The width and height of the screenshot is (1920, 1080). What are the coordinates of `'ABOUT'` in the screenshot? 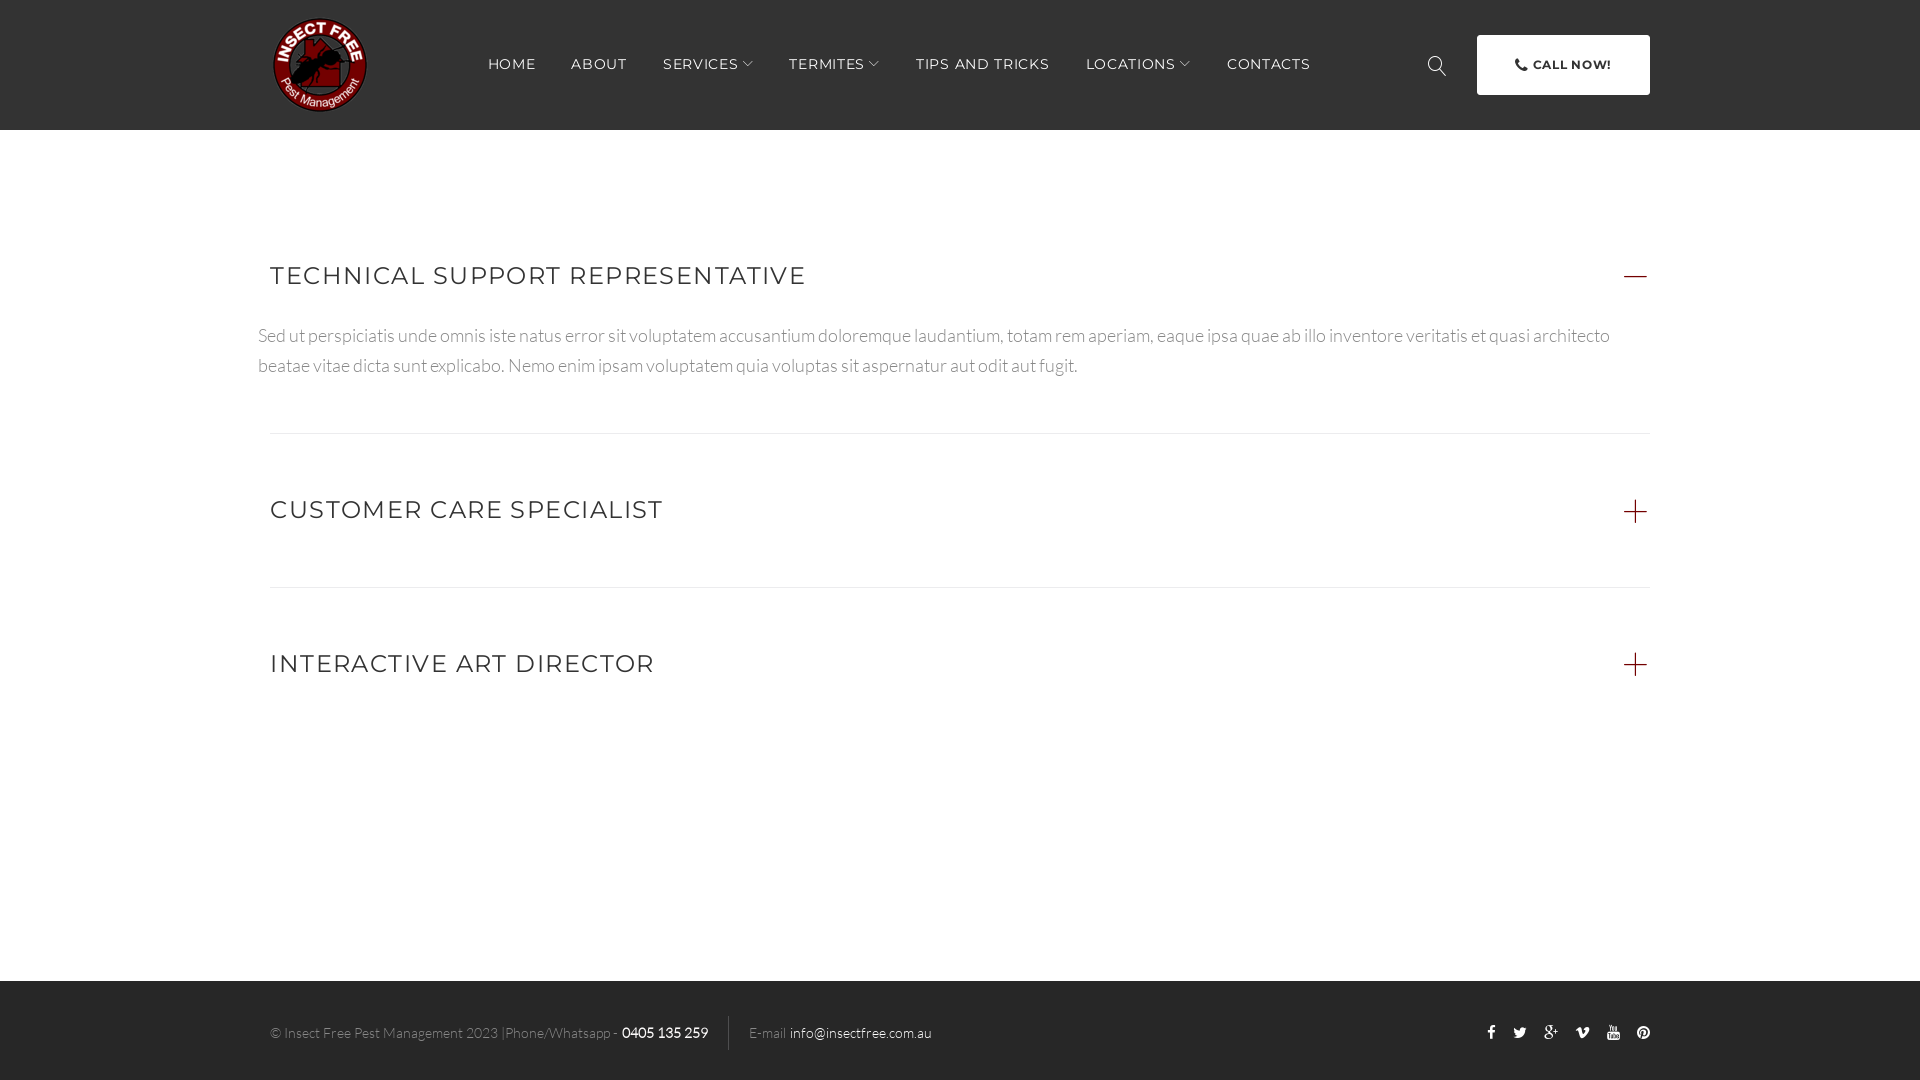 It's located at (598, 63).